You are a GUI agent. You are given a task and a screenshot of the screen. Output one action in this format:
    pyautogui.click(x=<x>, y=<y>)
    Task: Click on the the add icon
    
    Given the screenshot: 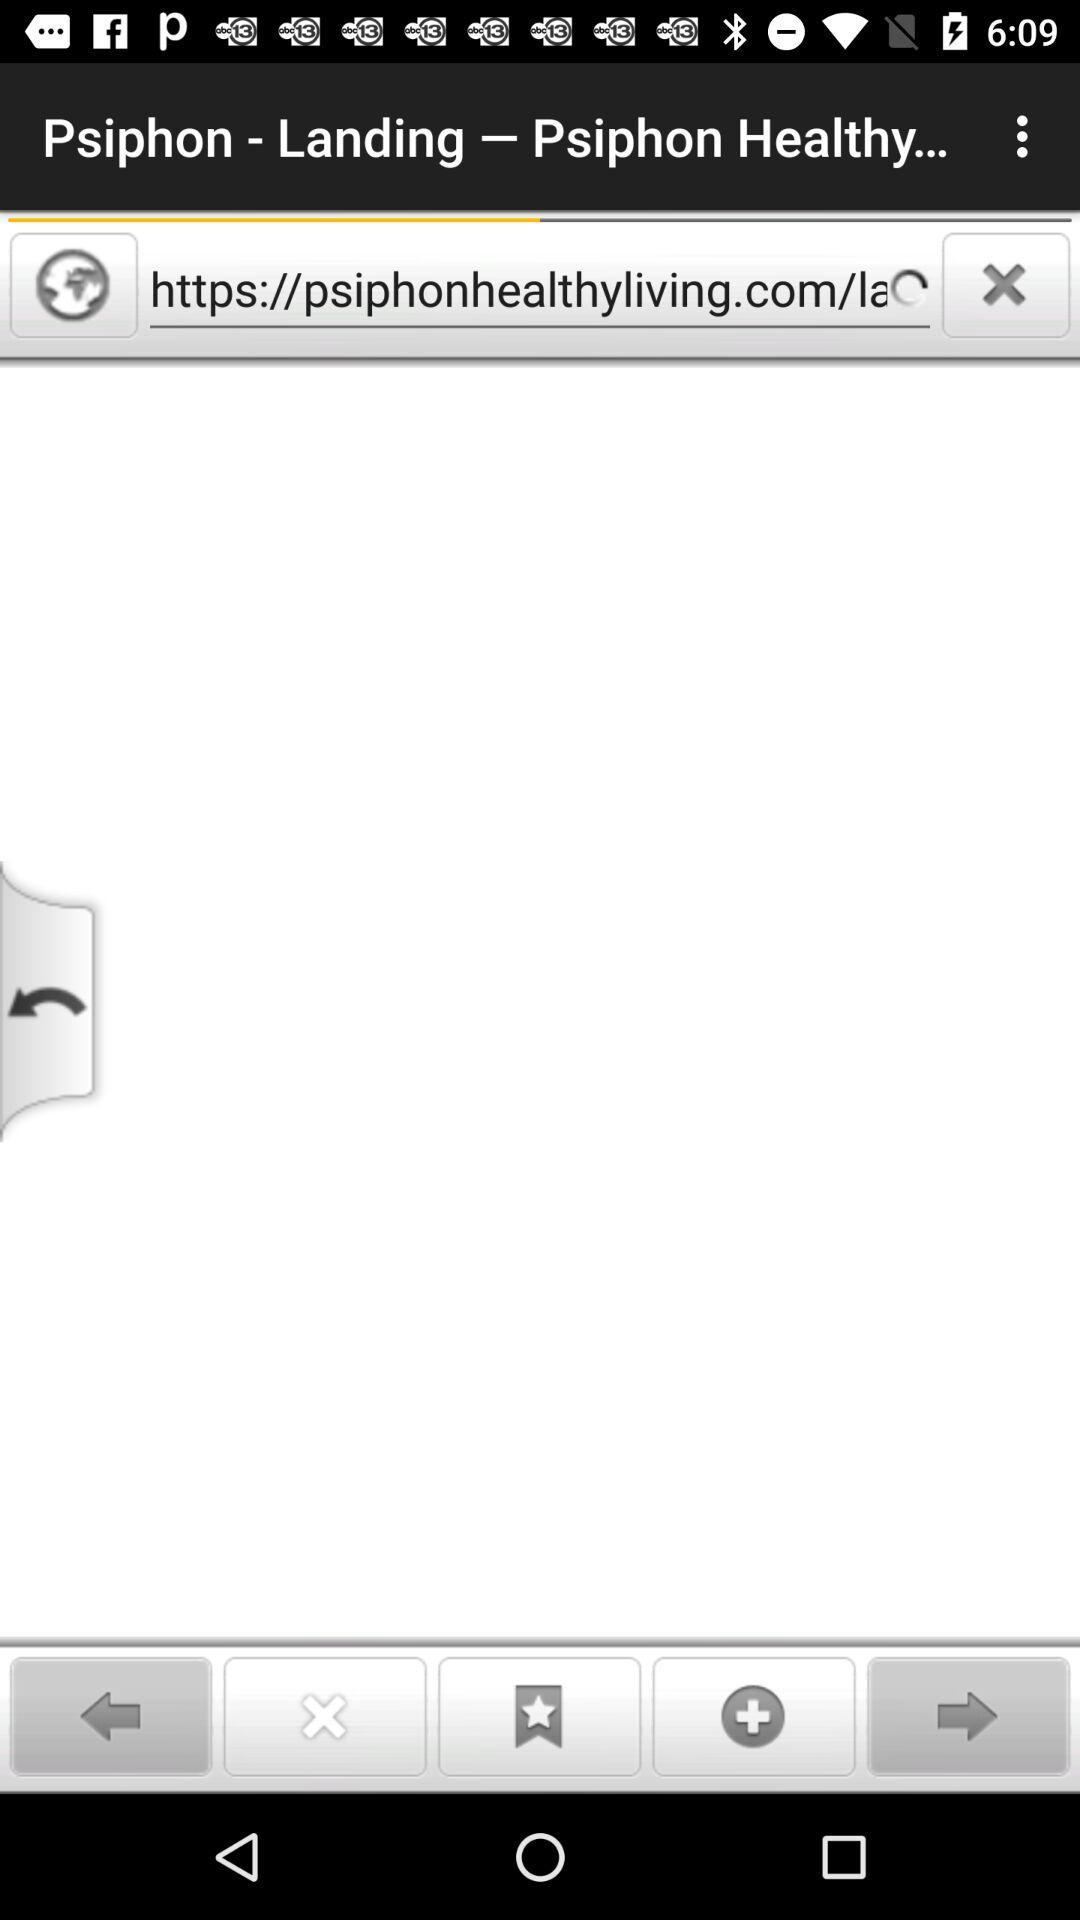 What is the action you would take?
    pyautogui.click(x=754, y=1715)
    